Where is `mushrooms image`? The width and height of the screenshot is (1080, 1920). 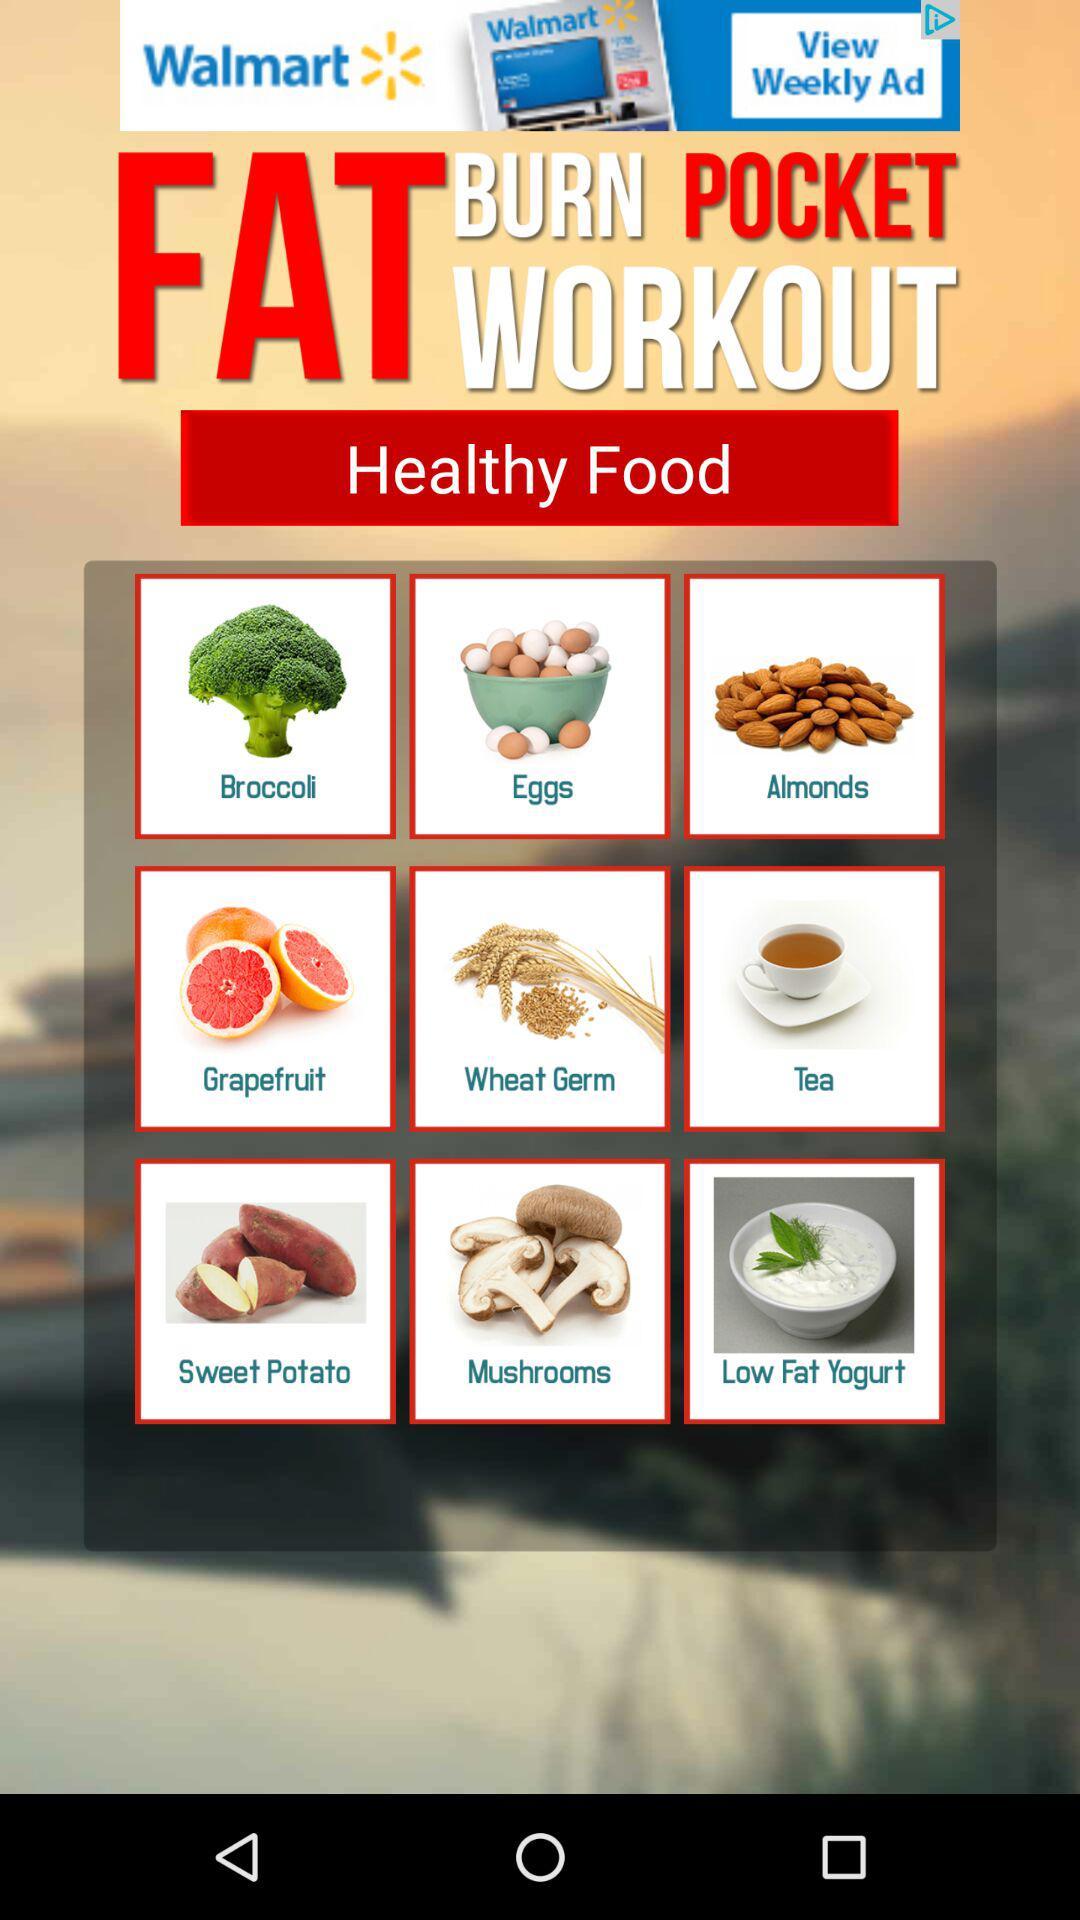 mushrooms image is located at coordinates (540, 1291).